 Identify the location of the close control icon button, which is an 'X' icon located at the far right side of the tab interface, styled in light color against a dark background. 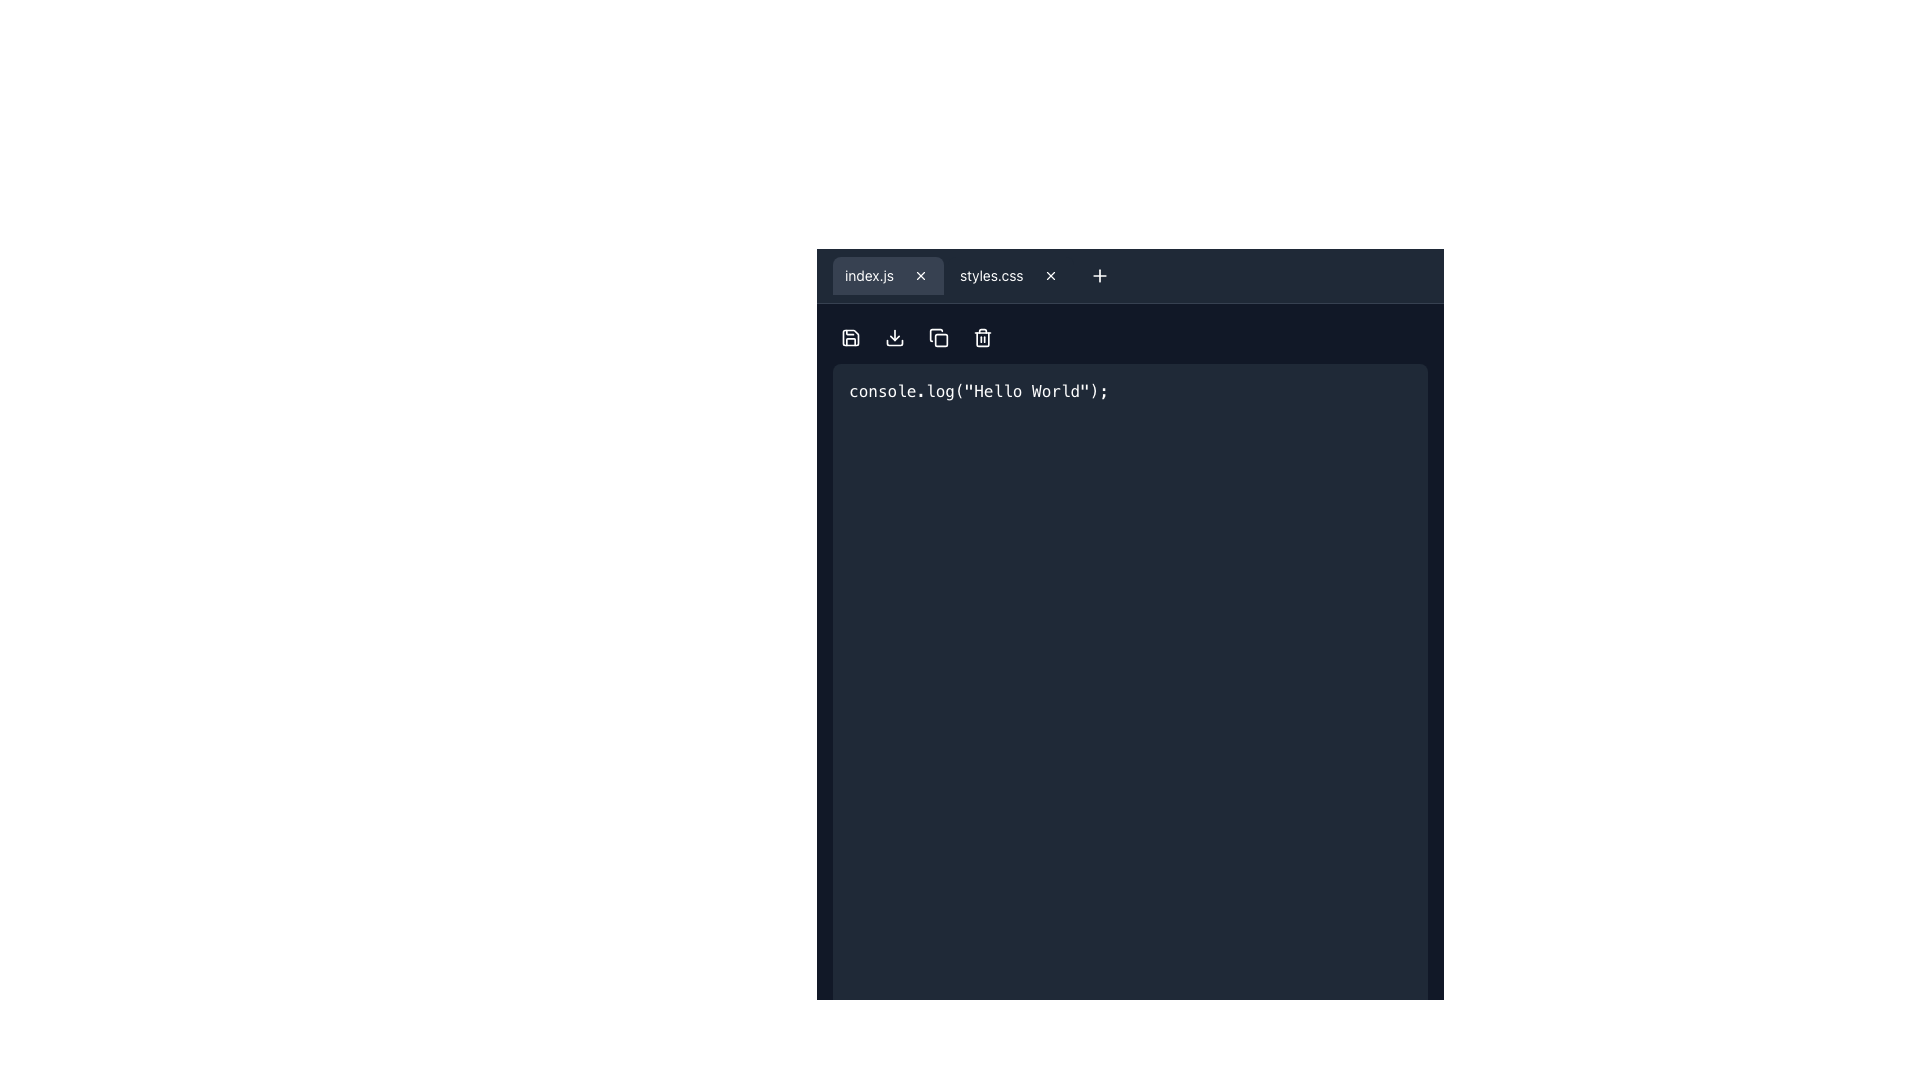
(1049, 276).